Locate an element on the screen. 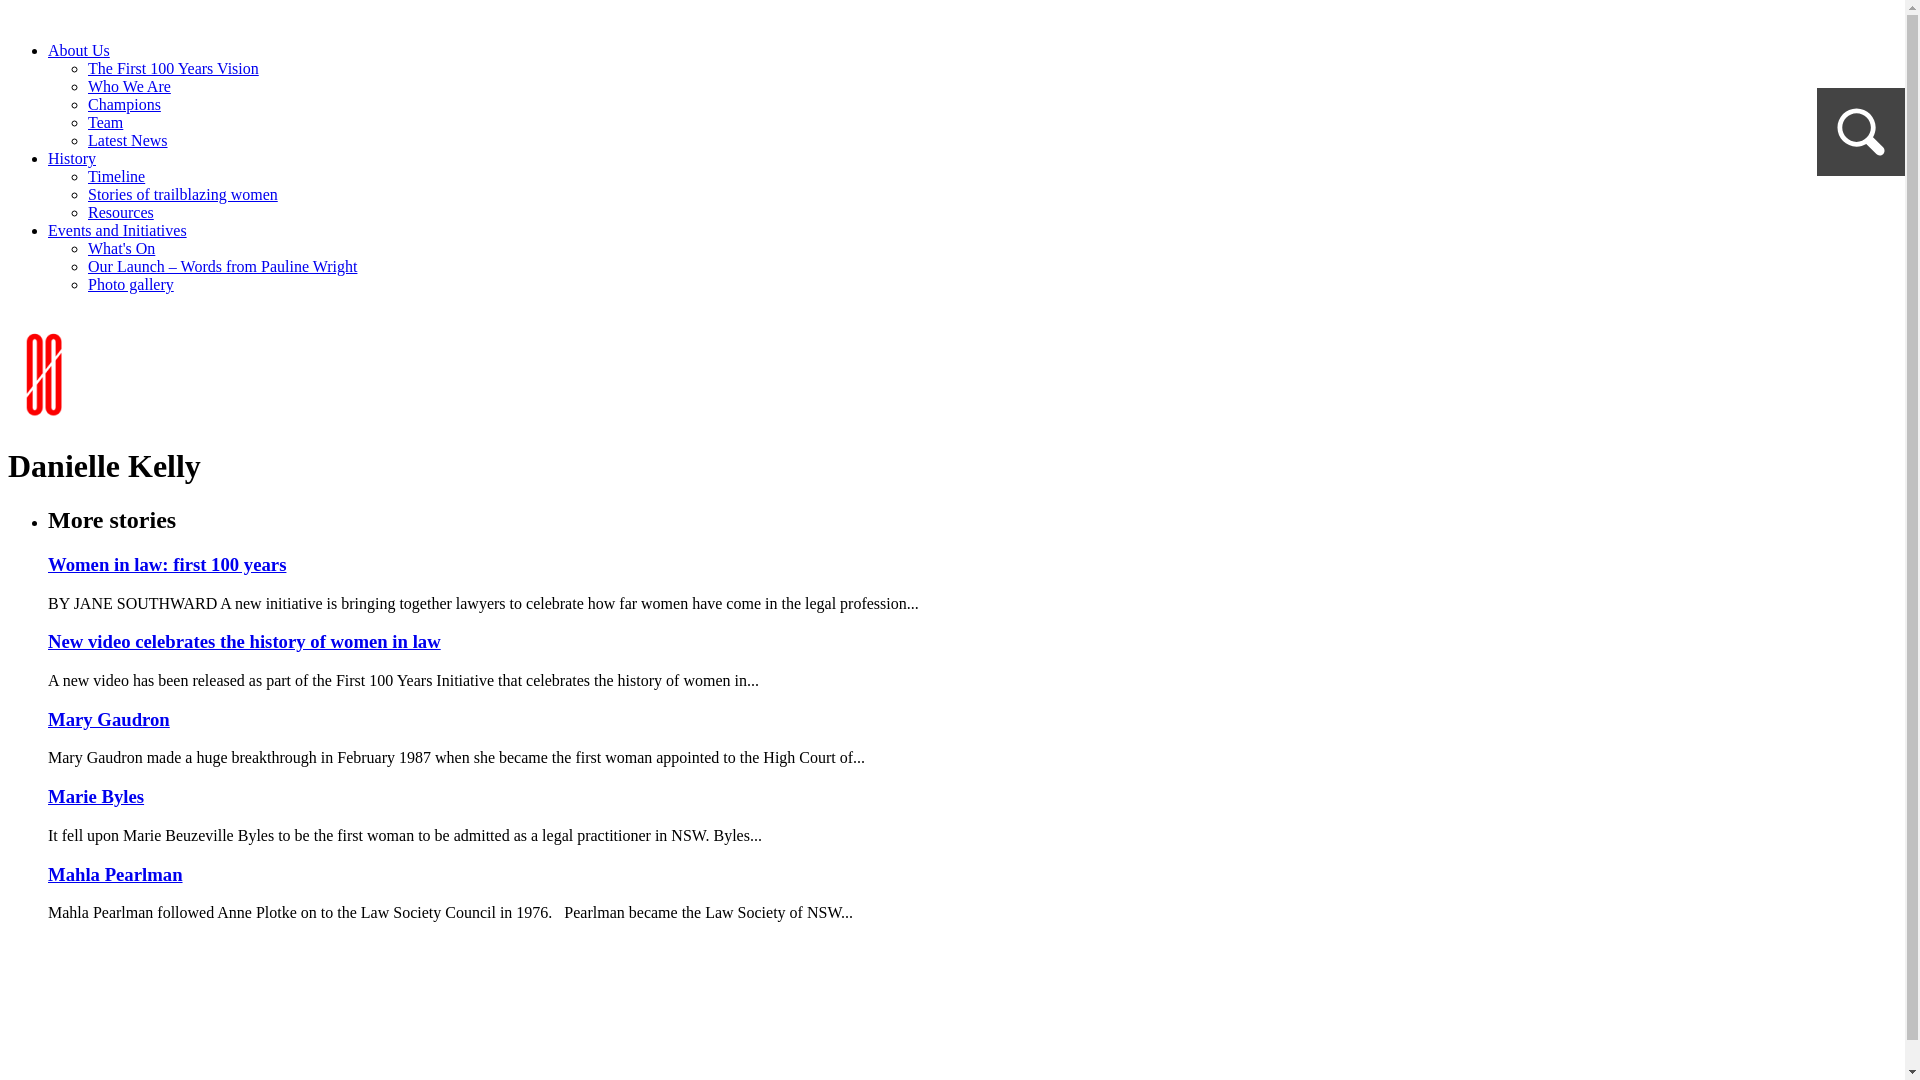  'Stories of trailblazing women' is located at coordinates (182, 194).